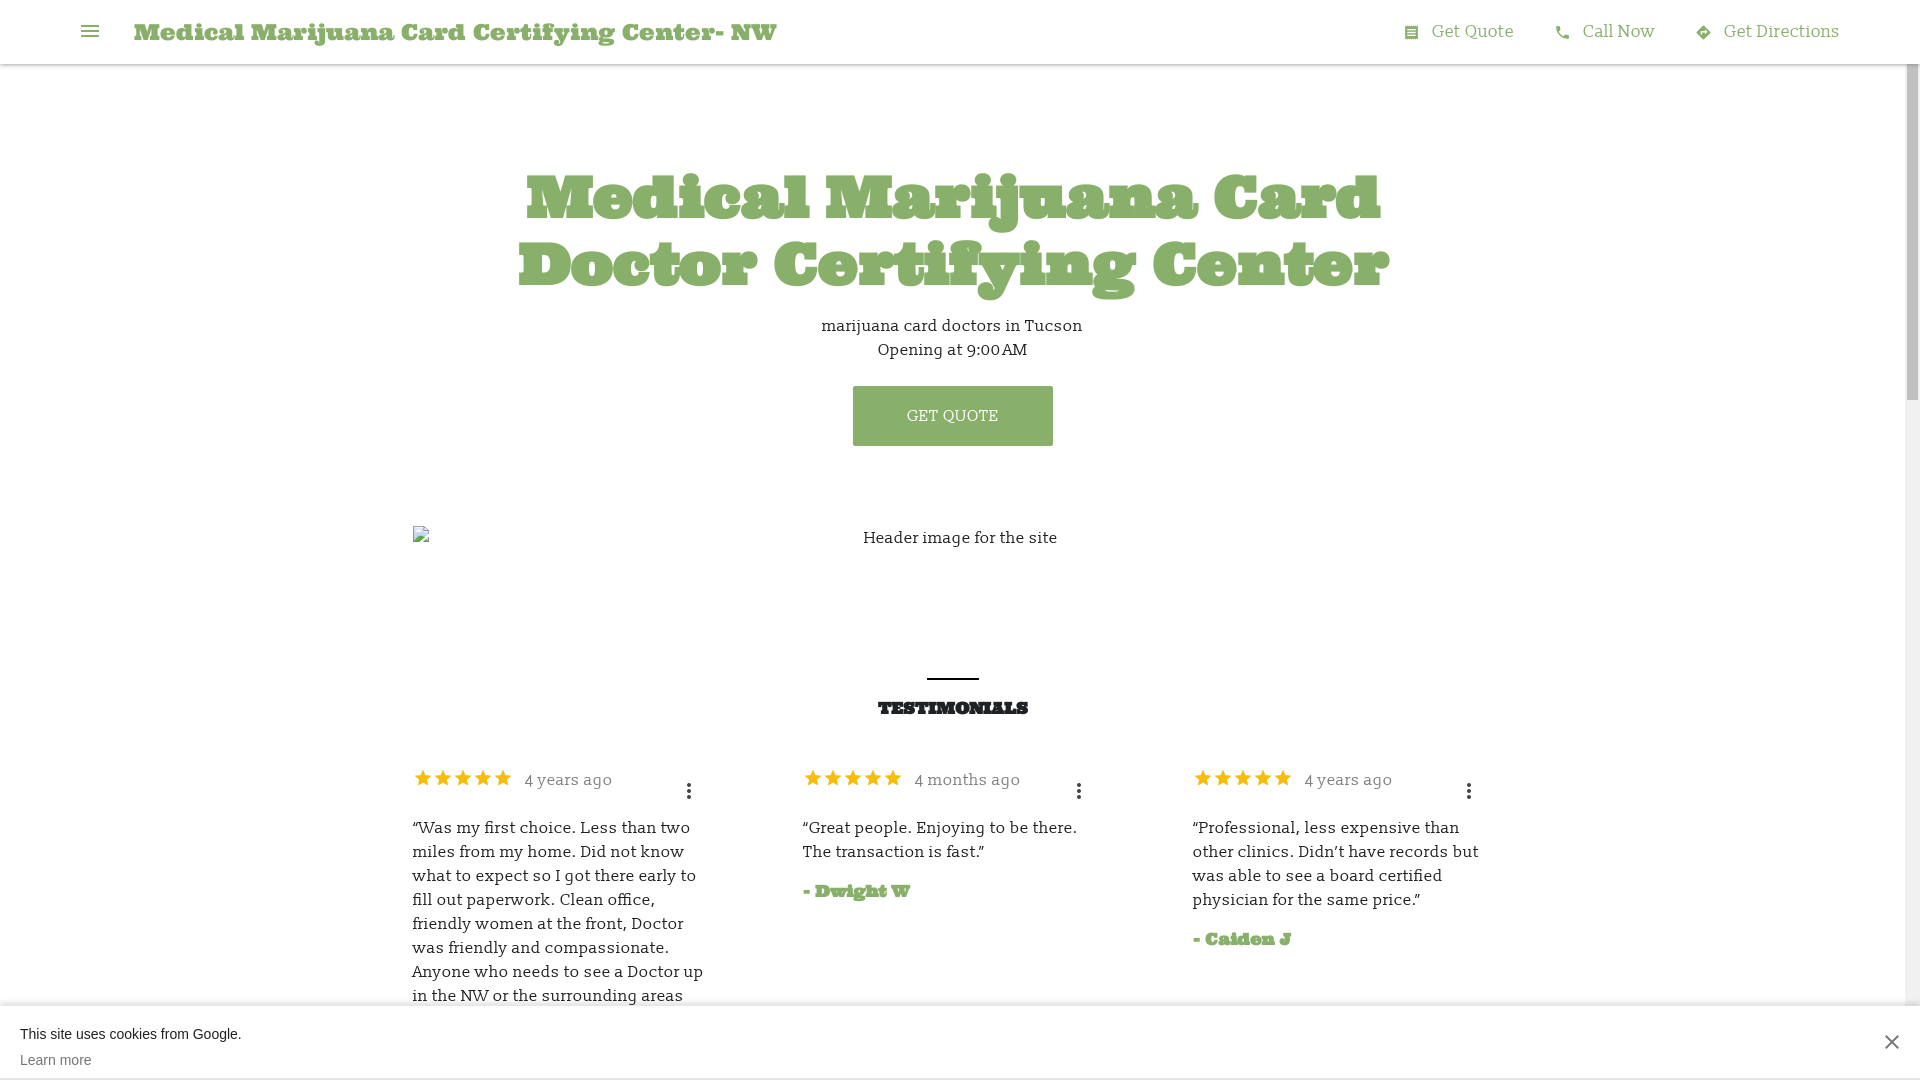 The image size is (1920, 1080). I want to click on 'Learn more', so click(129, 1059).